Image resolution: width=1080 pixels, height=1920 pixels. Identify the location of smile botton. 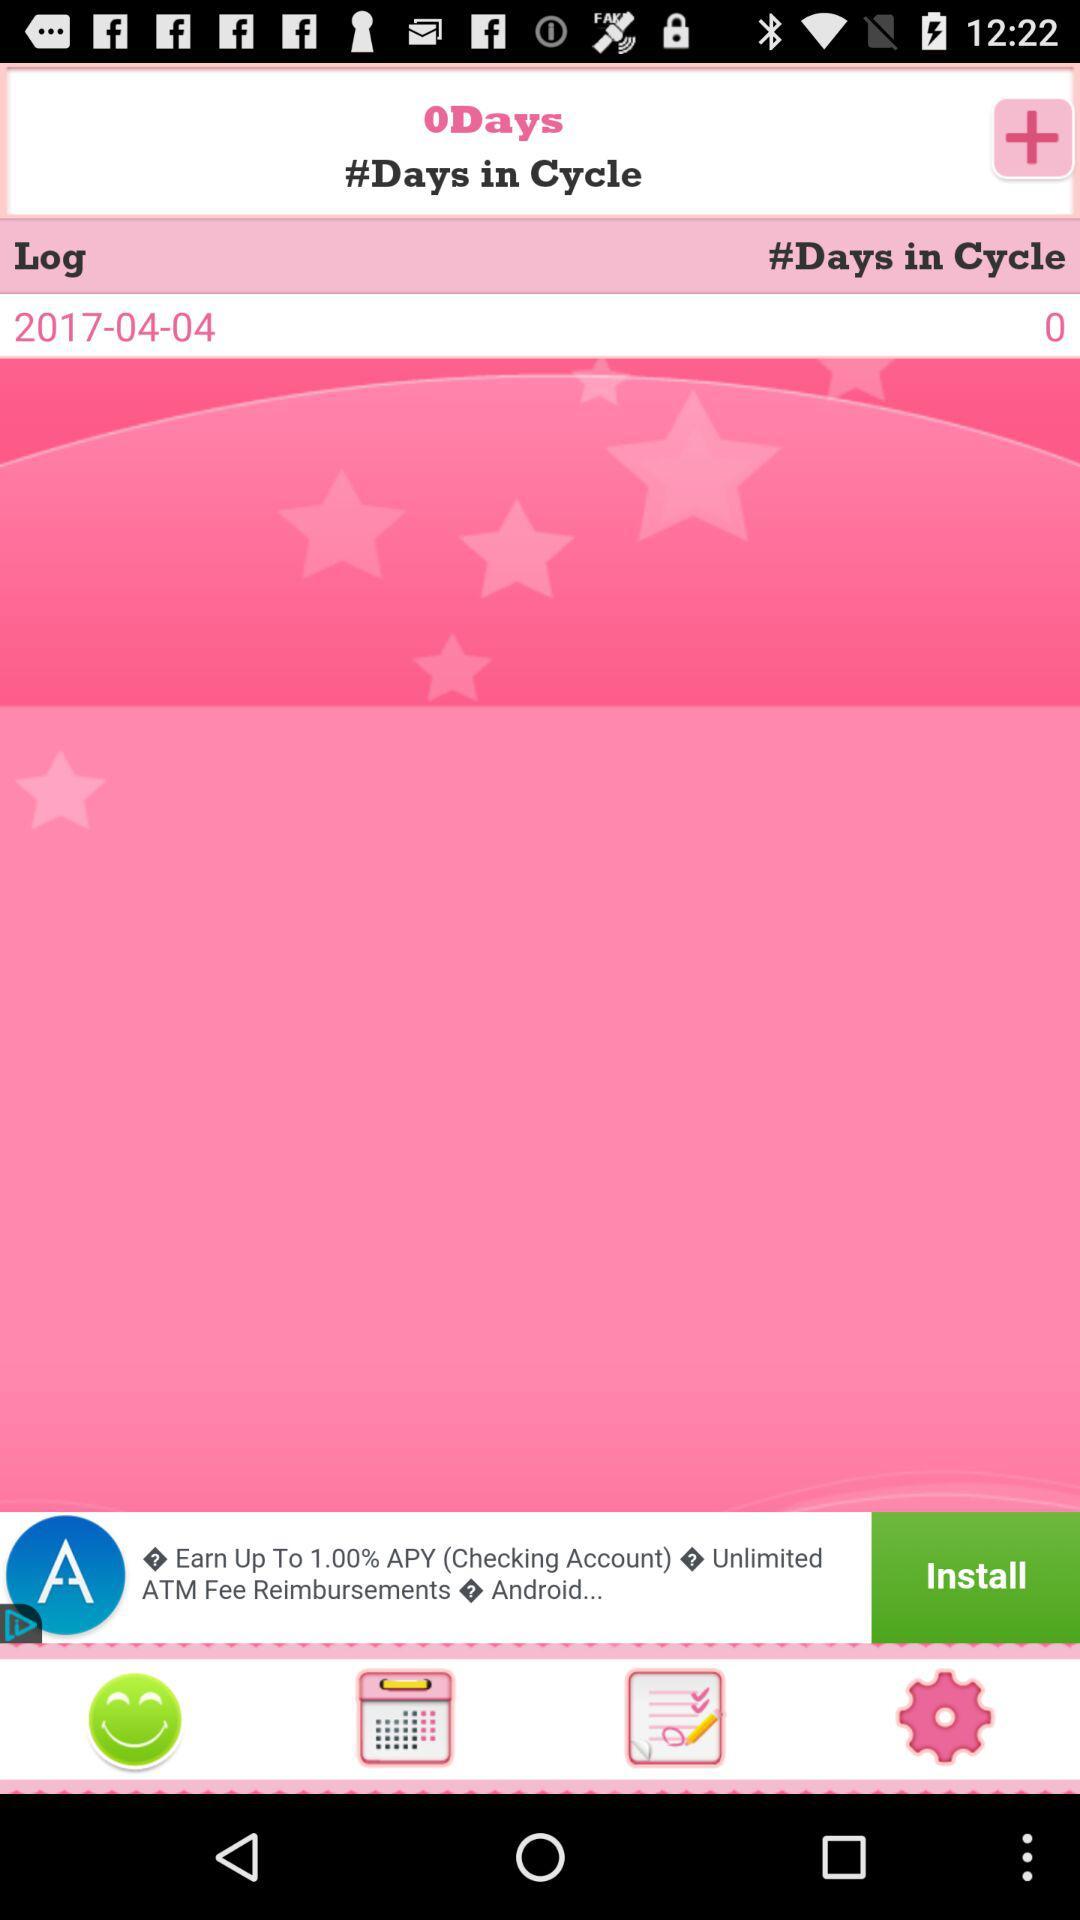
(135, 1717).